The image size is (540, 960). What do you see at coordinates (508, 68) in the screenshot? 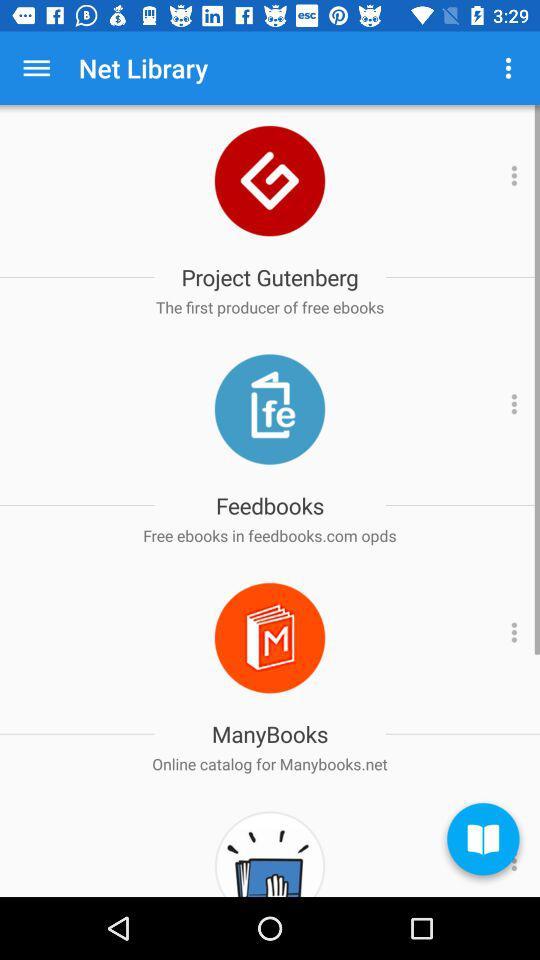
I see `the icon to the right of net library` at bounding box center [508, 68].